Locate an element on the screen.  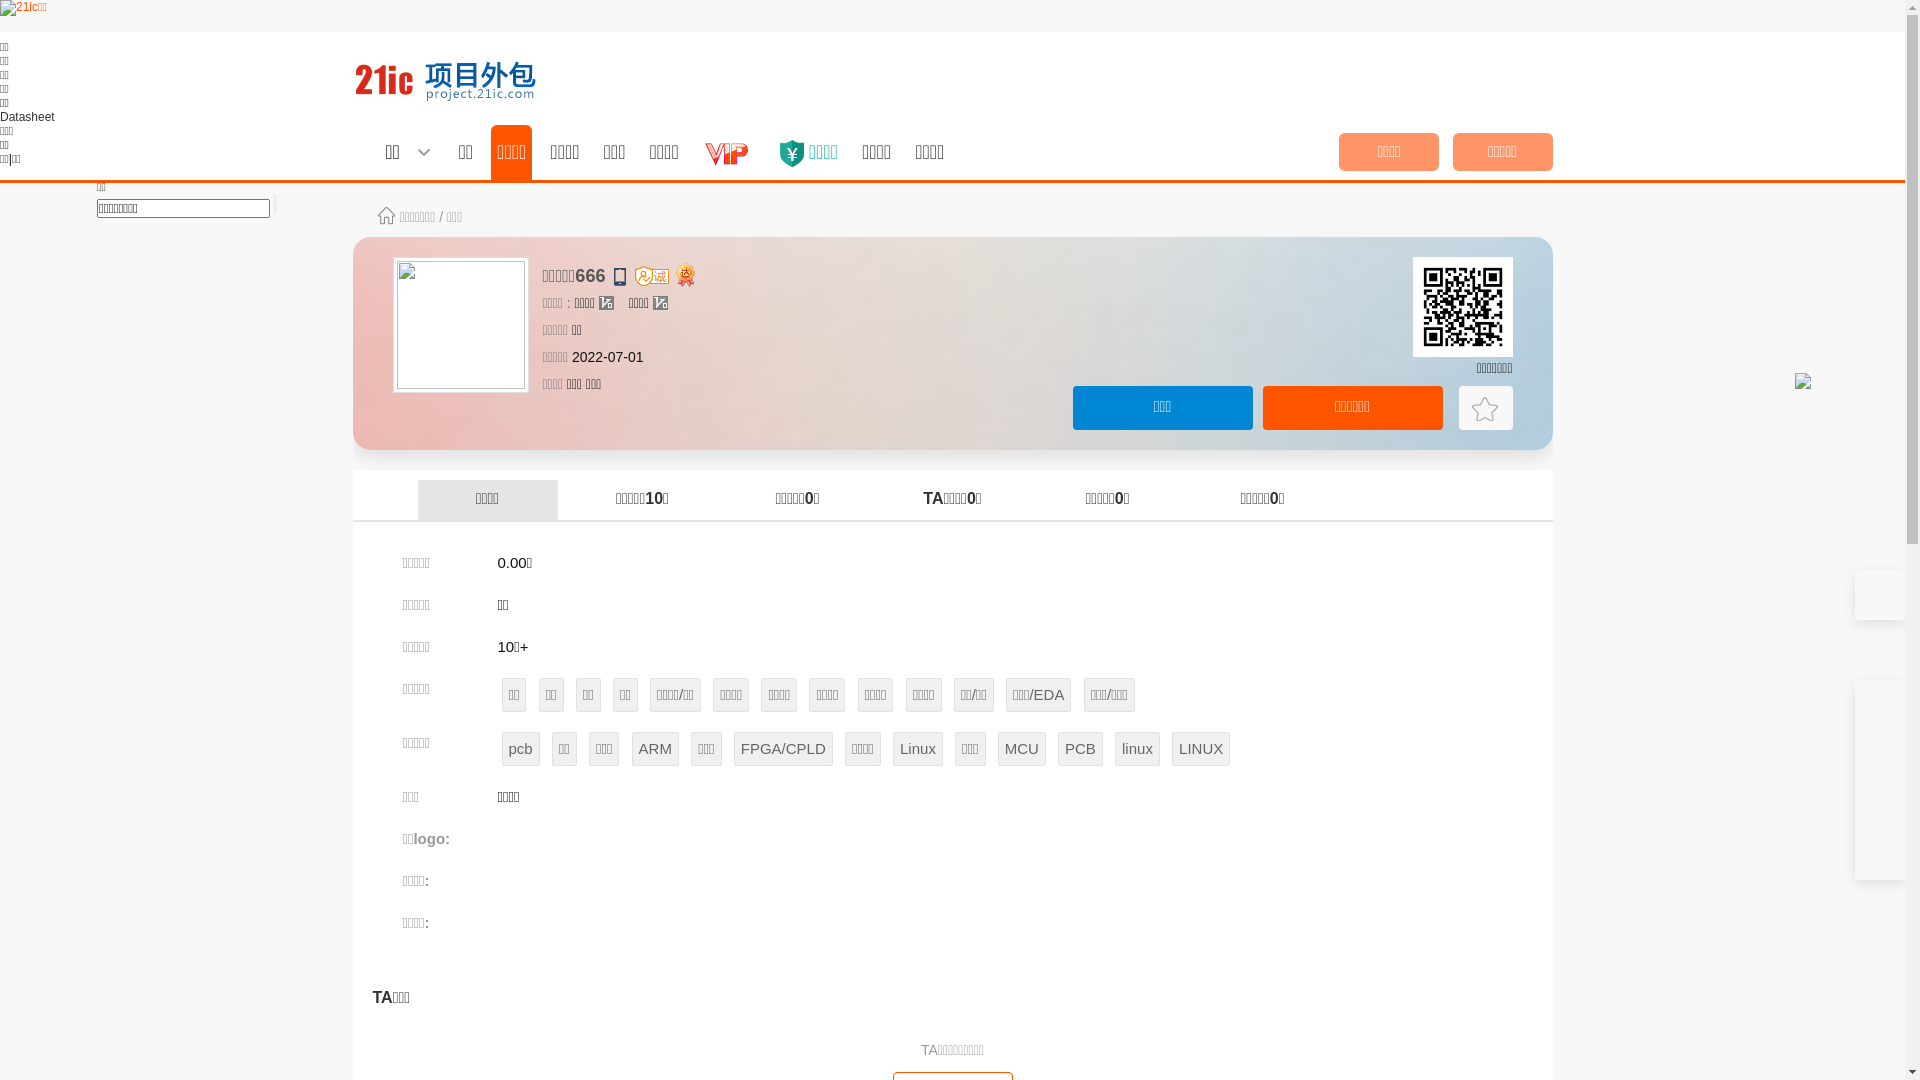
'PCB' is located at coordinates (1079, 748).